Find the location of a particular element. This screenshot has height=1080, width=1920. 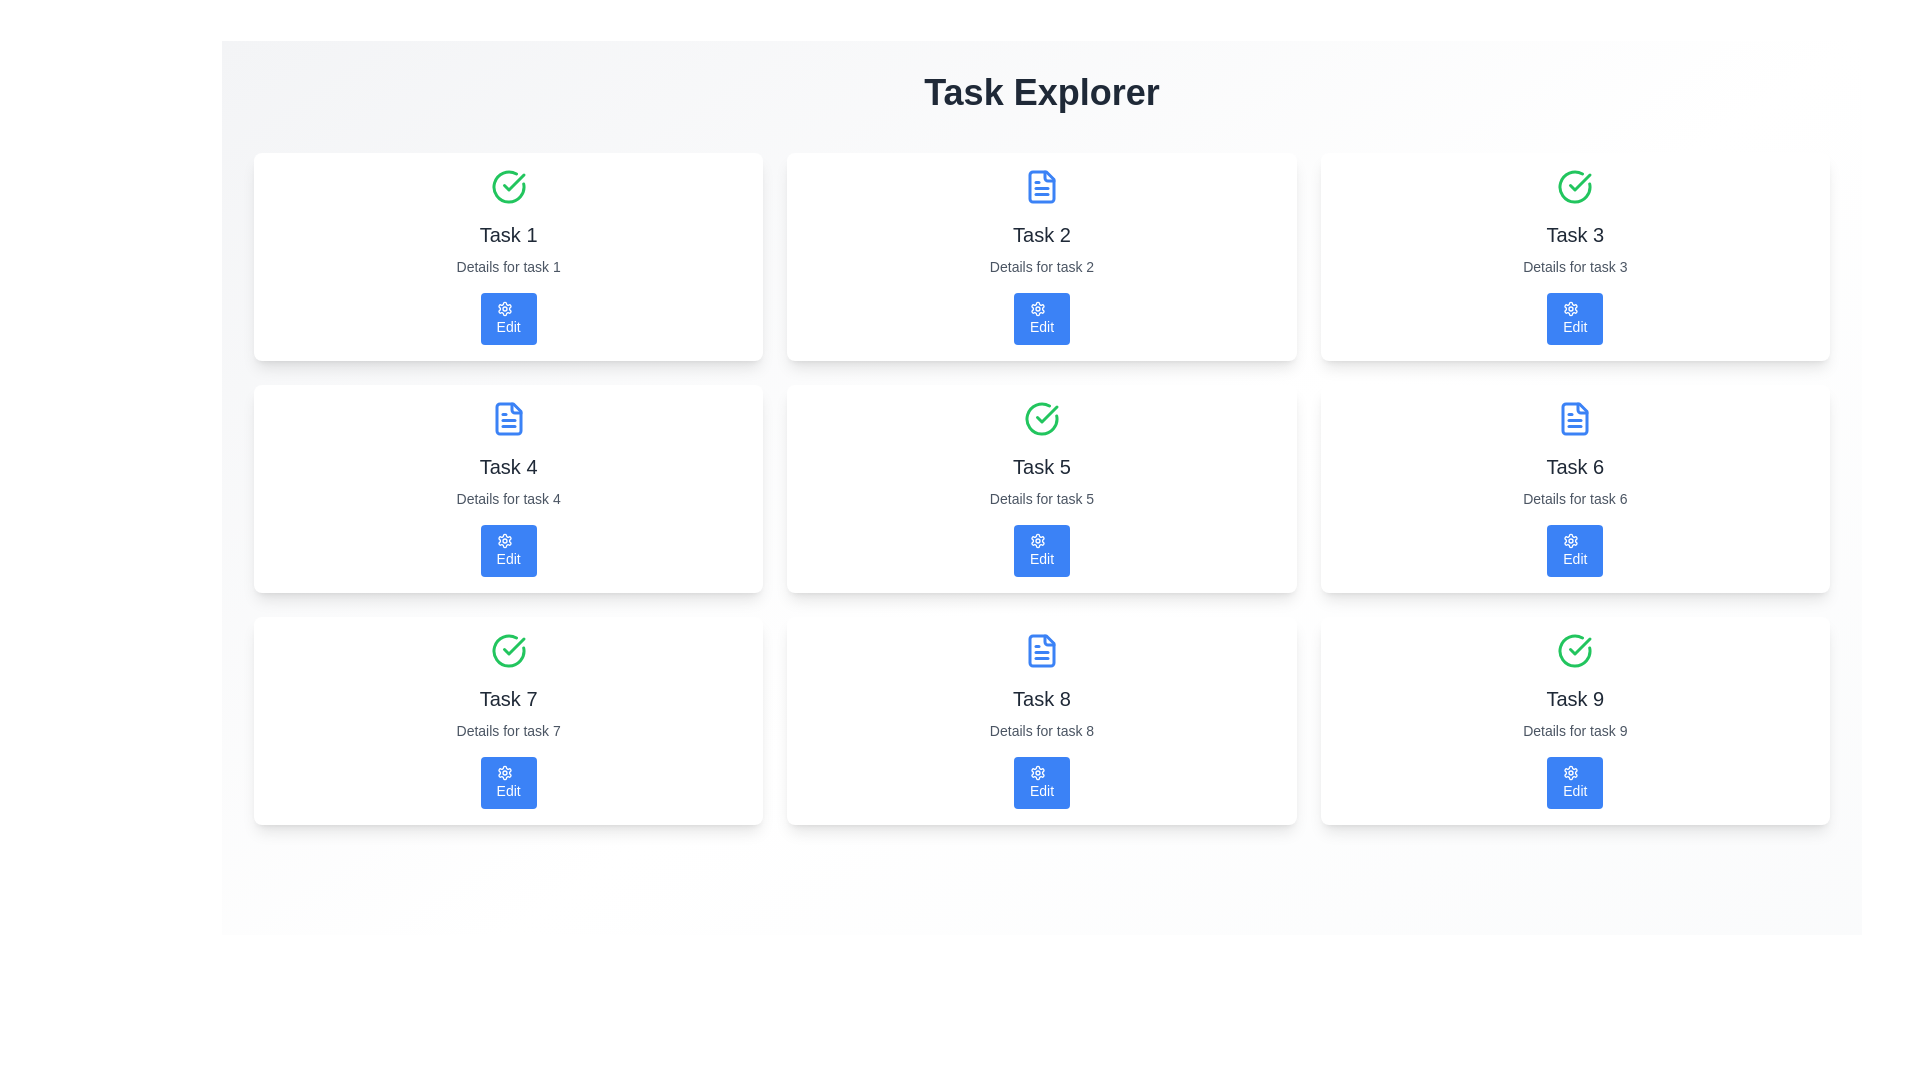

the blue document icon with a white background, located at the top-center of the card for 'Task 2', directly above the task title is located at coordinates (1040, 186).